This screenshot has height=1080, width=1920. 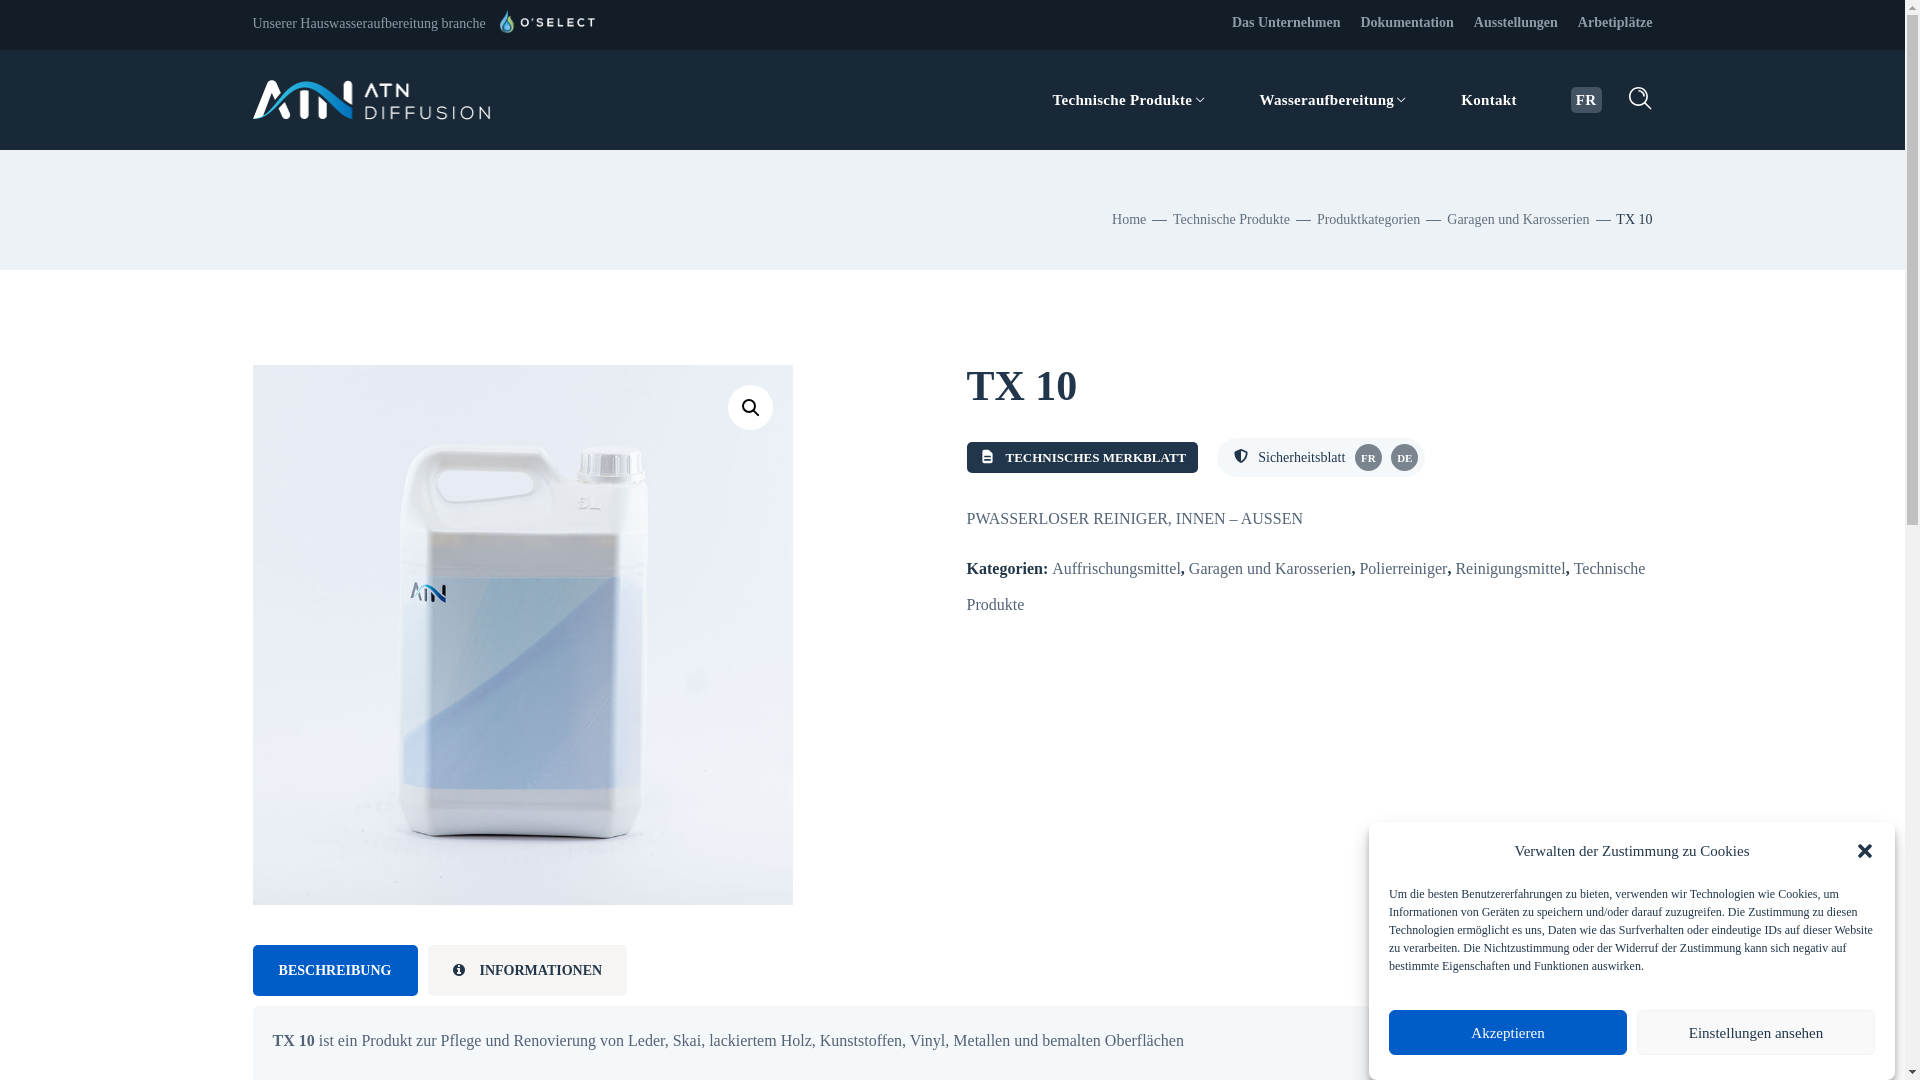 I want to click on 'Akzeptieren', so click(x=1387, y=1032).